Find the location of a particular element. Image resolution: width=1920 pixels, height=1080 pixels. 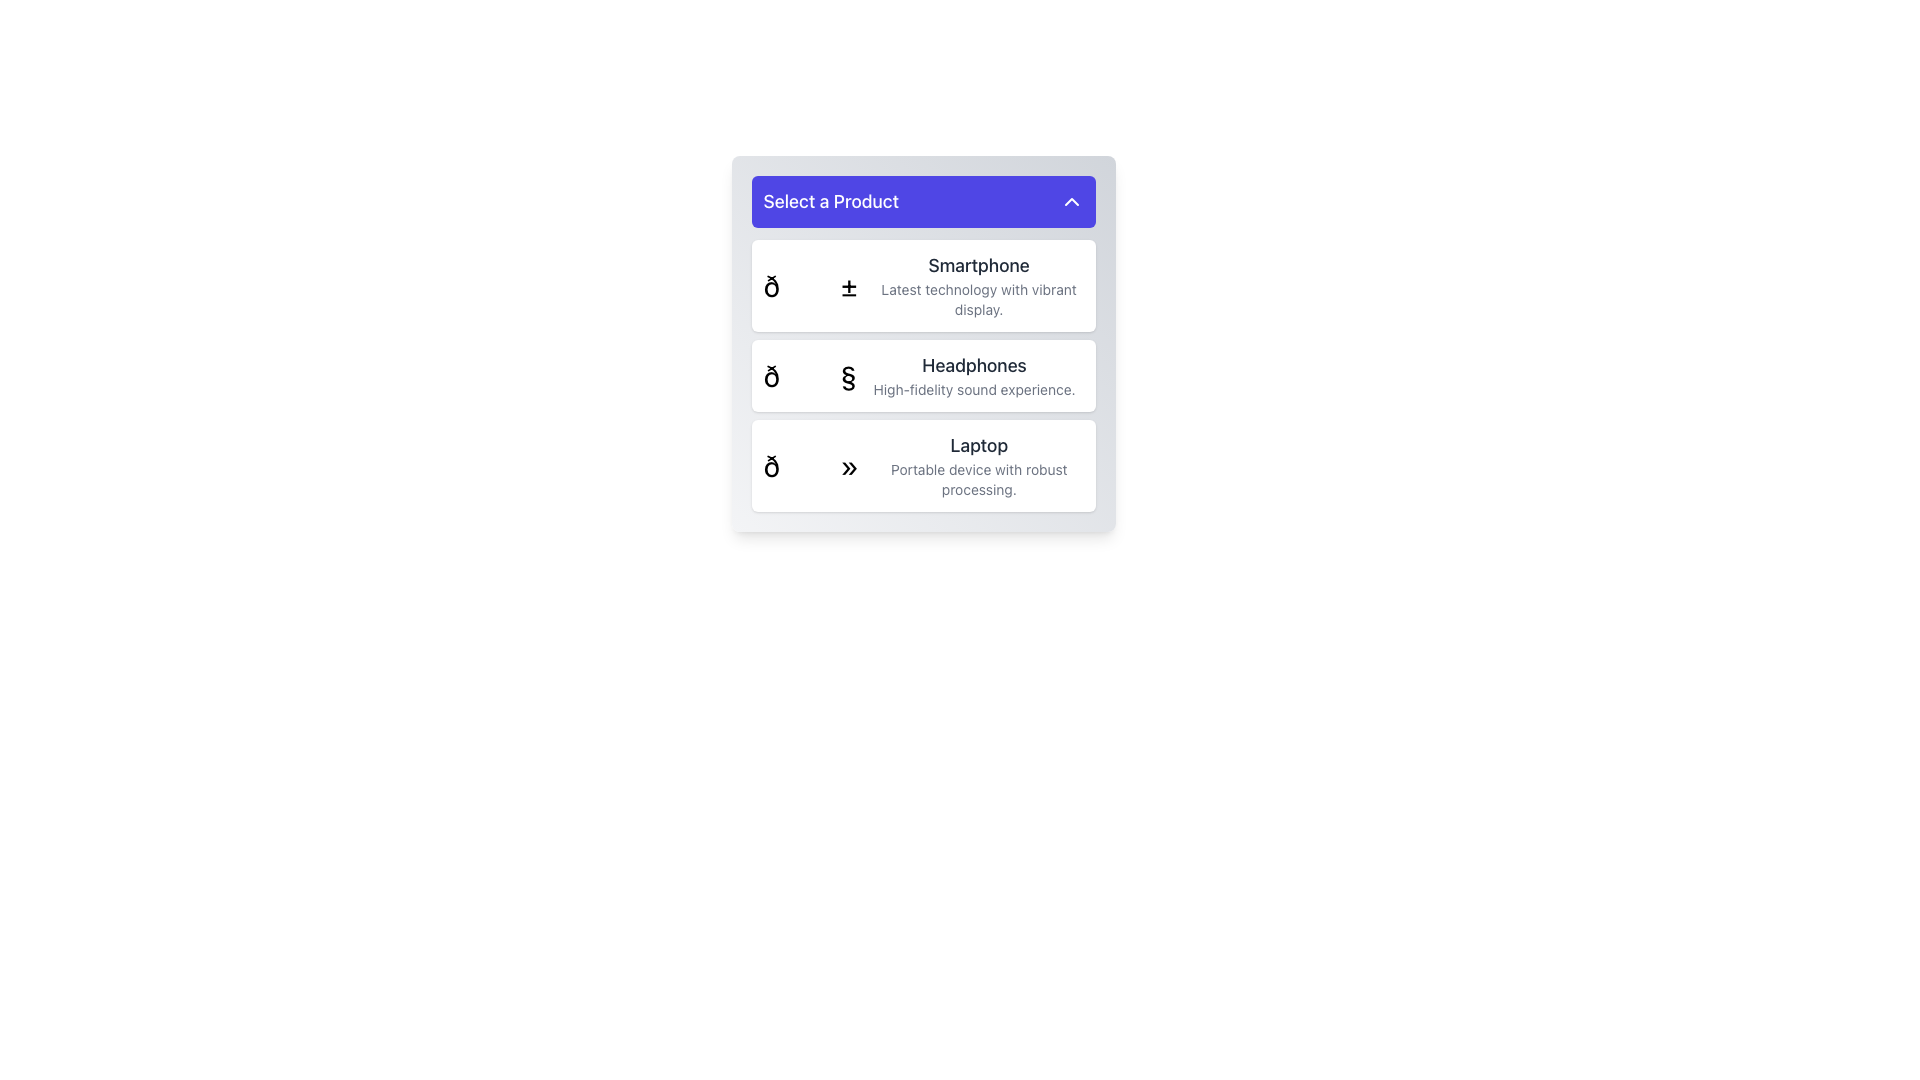

text label displaying 'Laptop' which is styled in a large font size and medium weight, located at the center of the third item in a vertical list structure is located at coordinates (979, 445).